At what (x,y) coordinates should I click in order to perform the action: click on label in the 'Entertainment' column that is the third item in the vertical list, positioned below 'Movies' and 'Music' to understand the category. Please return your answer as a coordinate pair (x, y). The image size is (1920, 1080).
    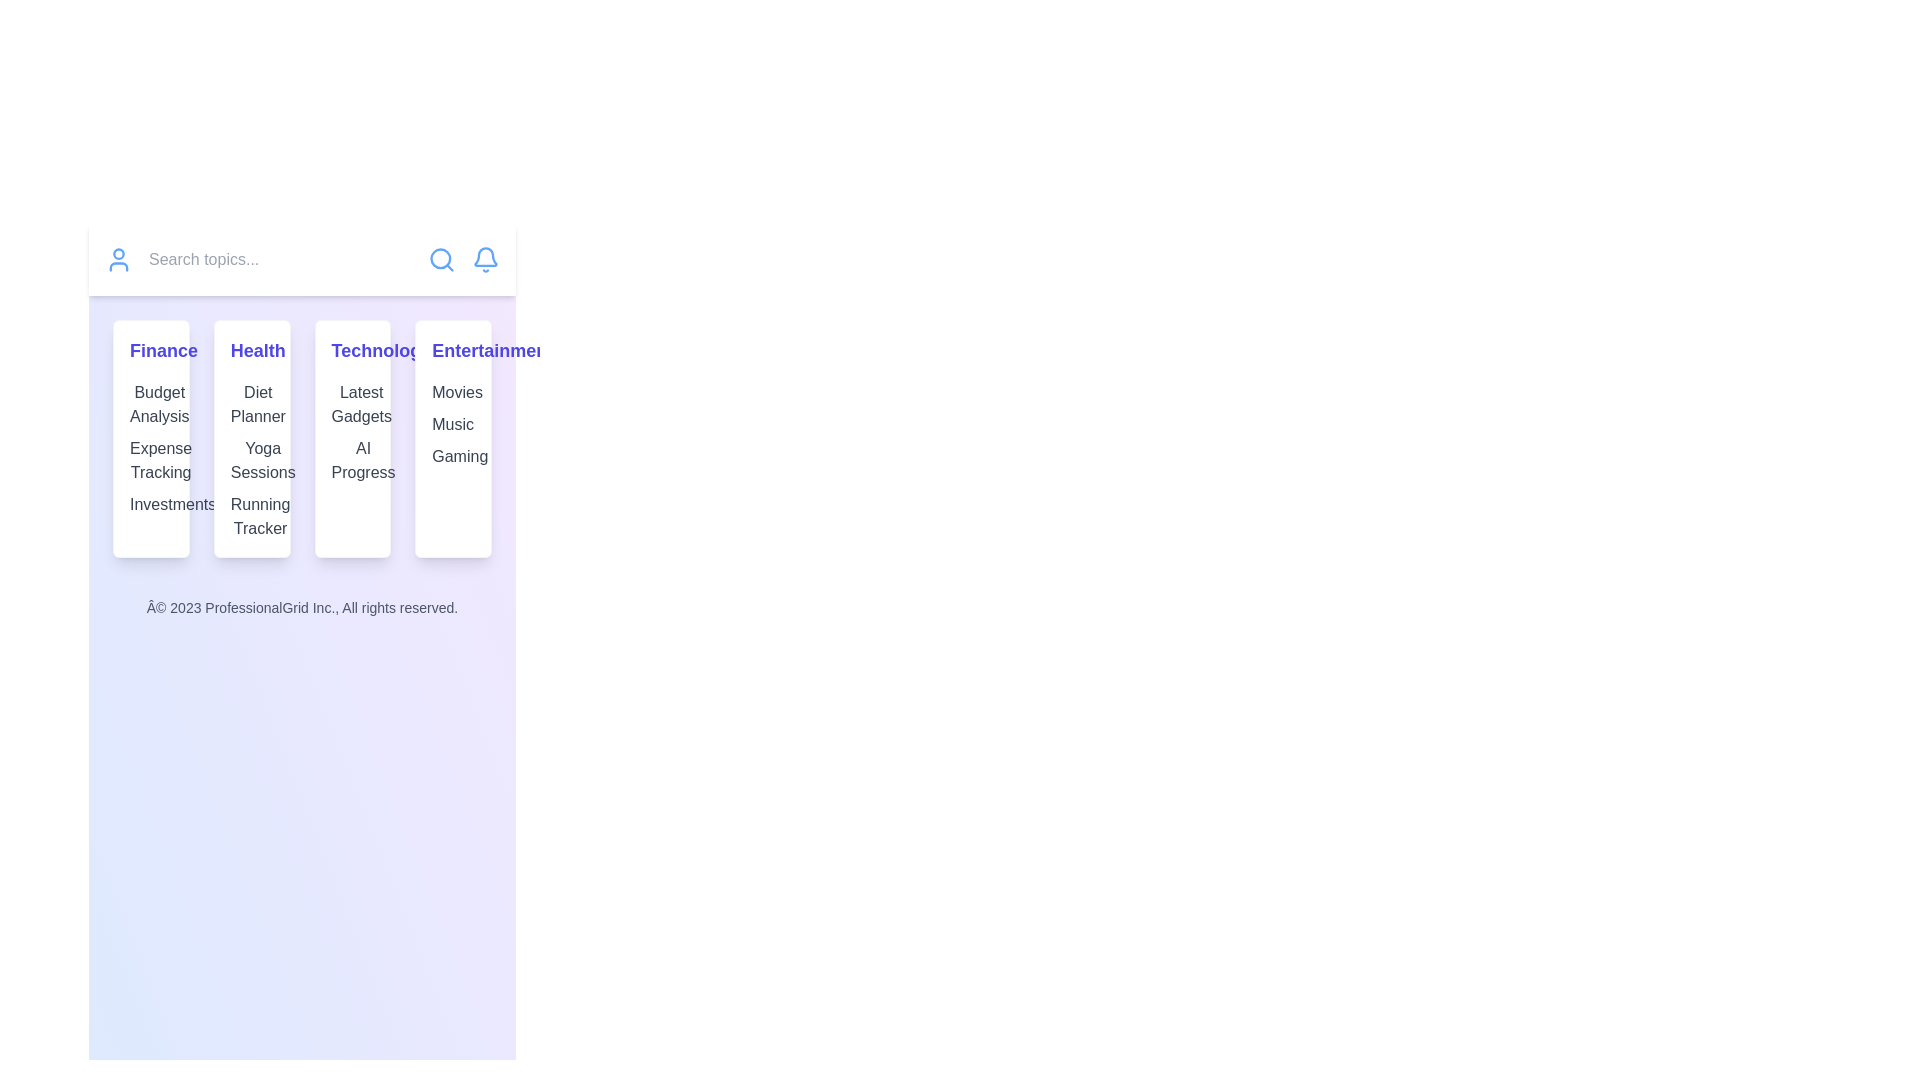
    Looking at the image, I should click on (452, 456).